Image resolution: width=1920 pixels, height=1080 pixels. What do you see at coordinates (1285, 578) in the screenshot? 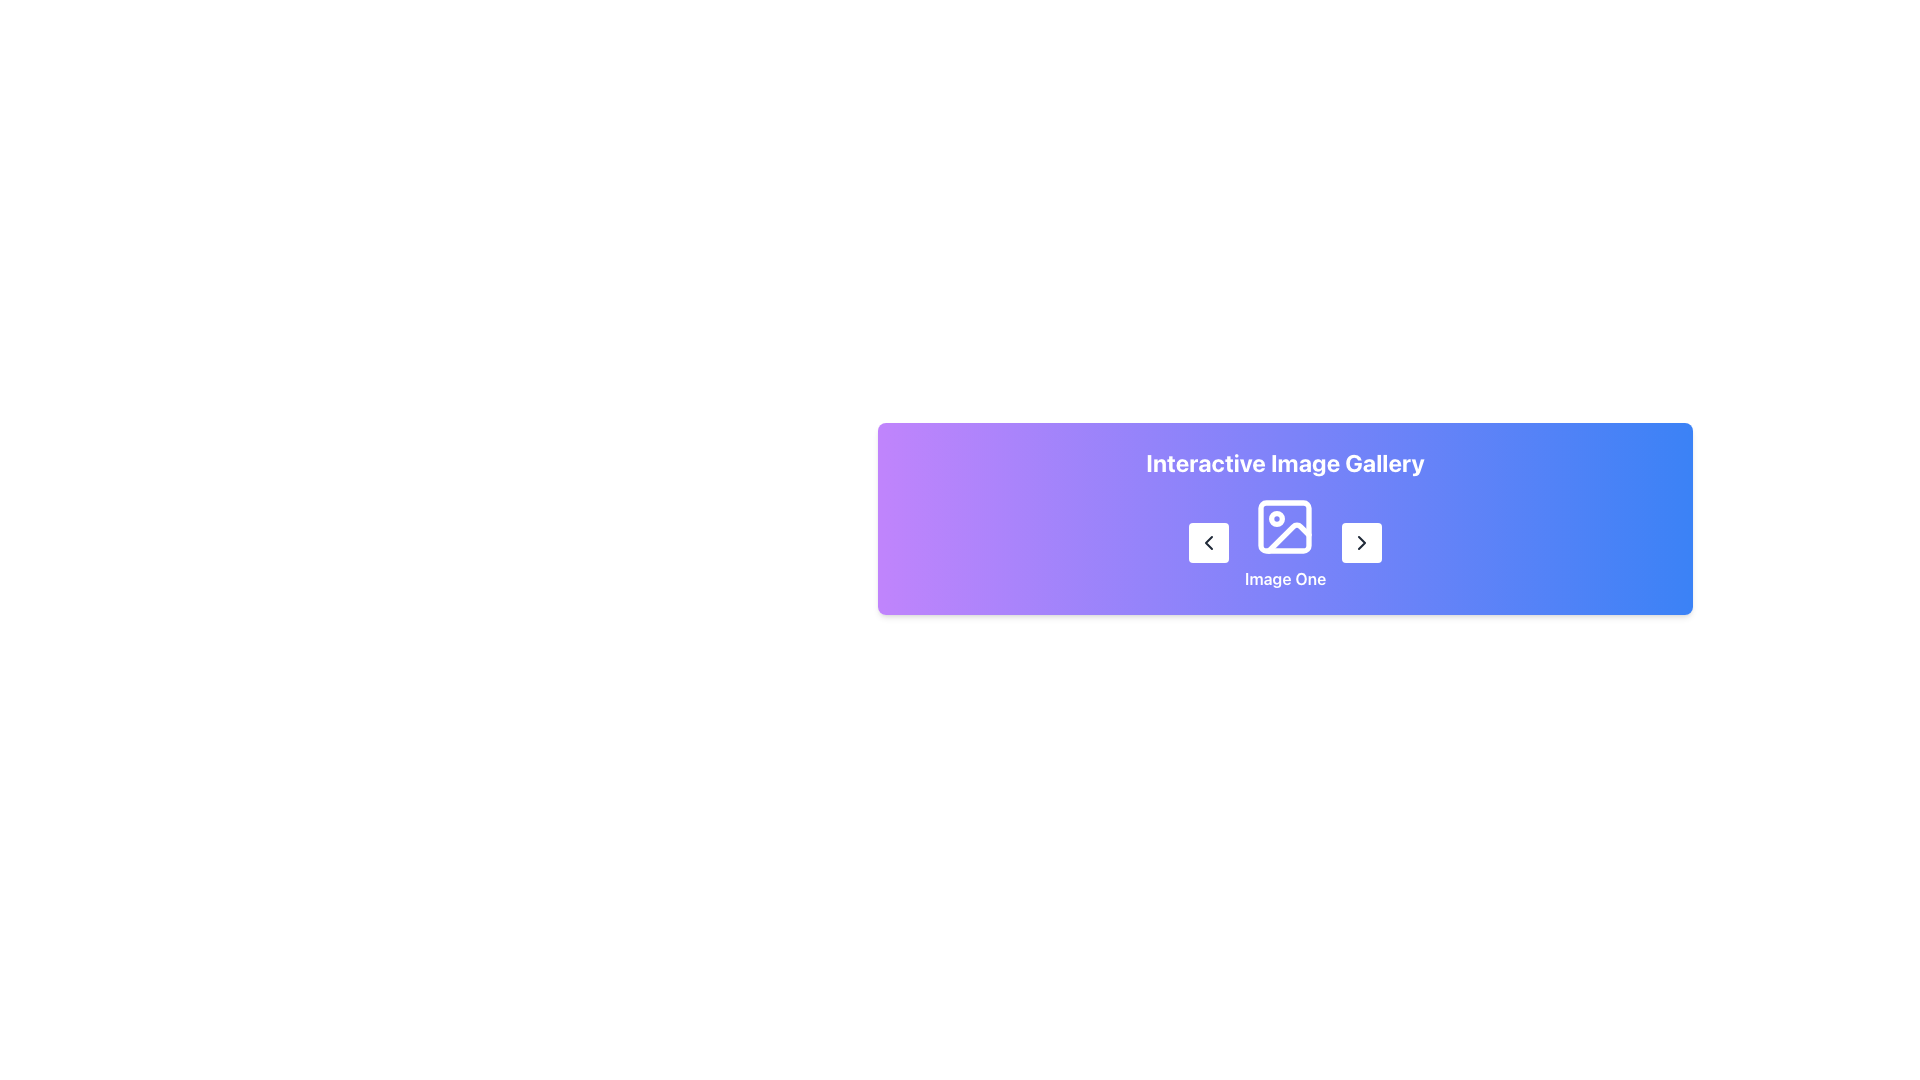
I see `the 'Image One' text label, which is displayed in bold font beneath an image icon and has a blue-purple gradient background` at bounding box center [1285, 578].